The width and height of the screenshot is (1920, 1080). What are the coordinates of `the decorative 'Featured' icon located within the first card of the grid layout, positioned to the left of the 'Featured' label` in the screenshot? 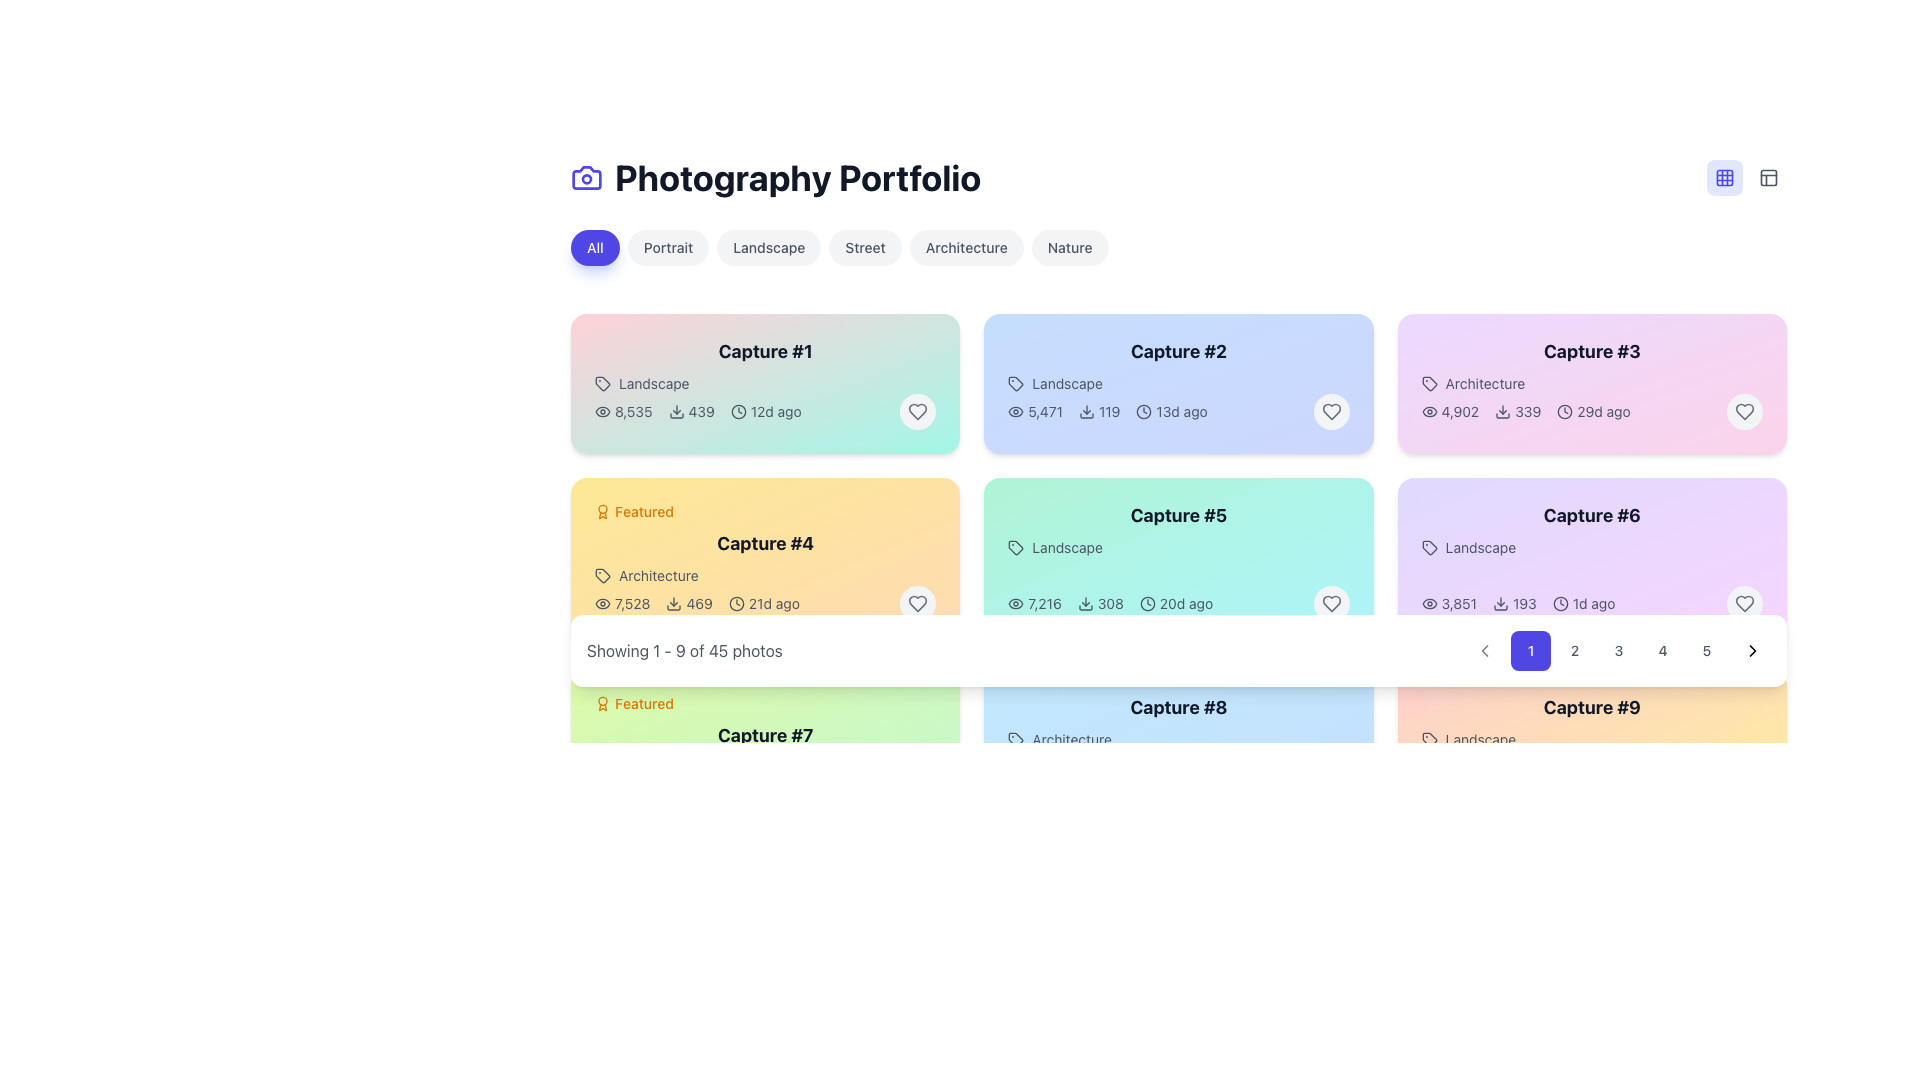 It's located at (602, 703).